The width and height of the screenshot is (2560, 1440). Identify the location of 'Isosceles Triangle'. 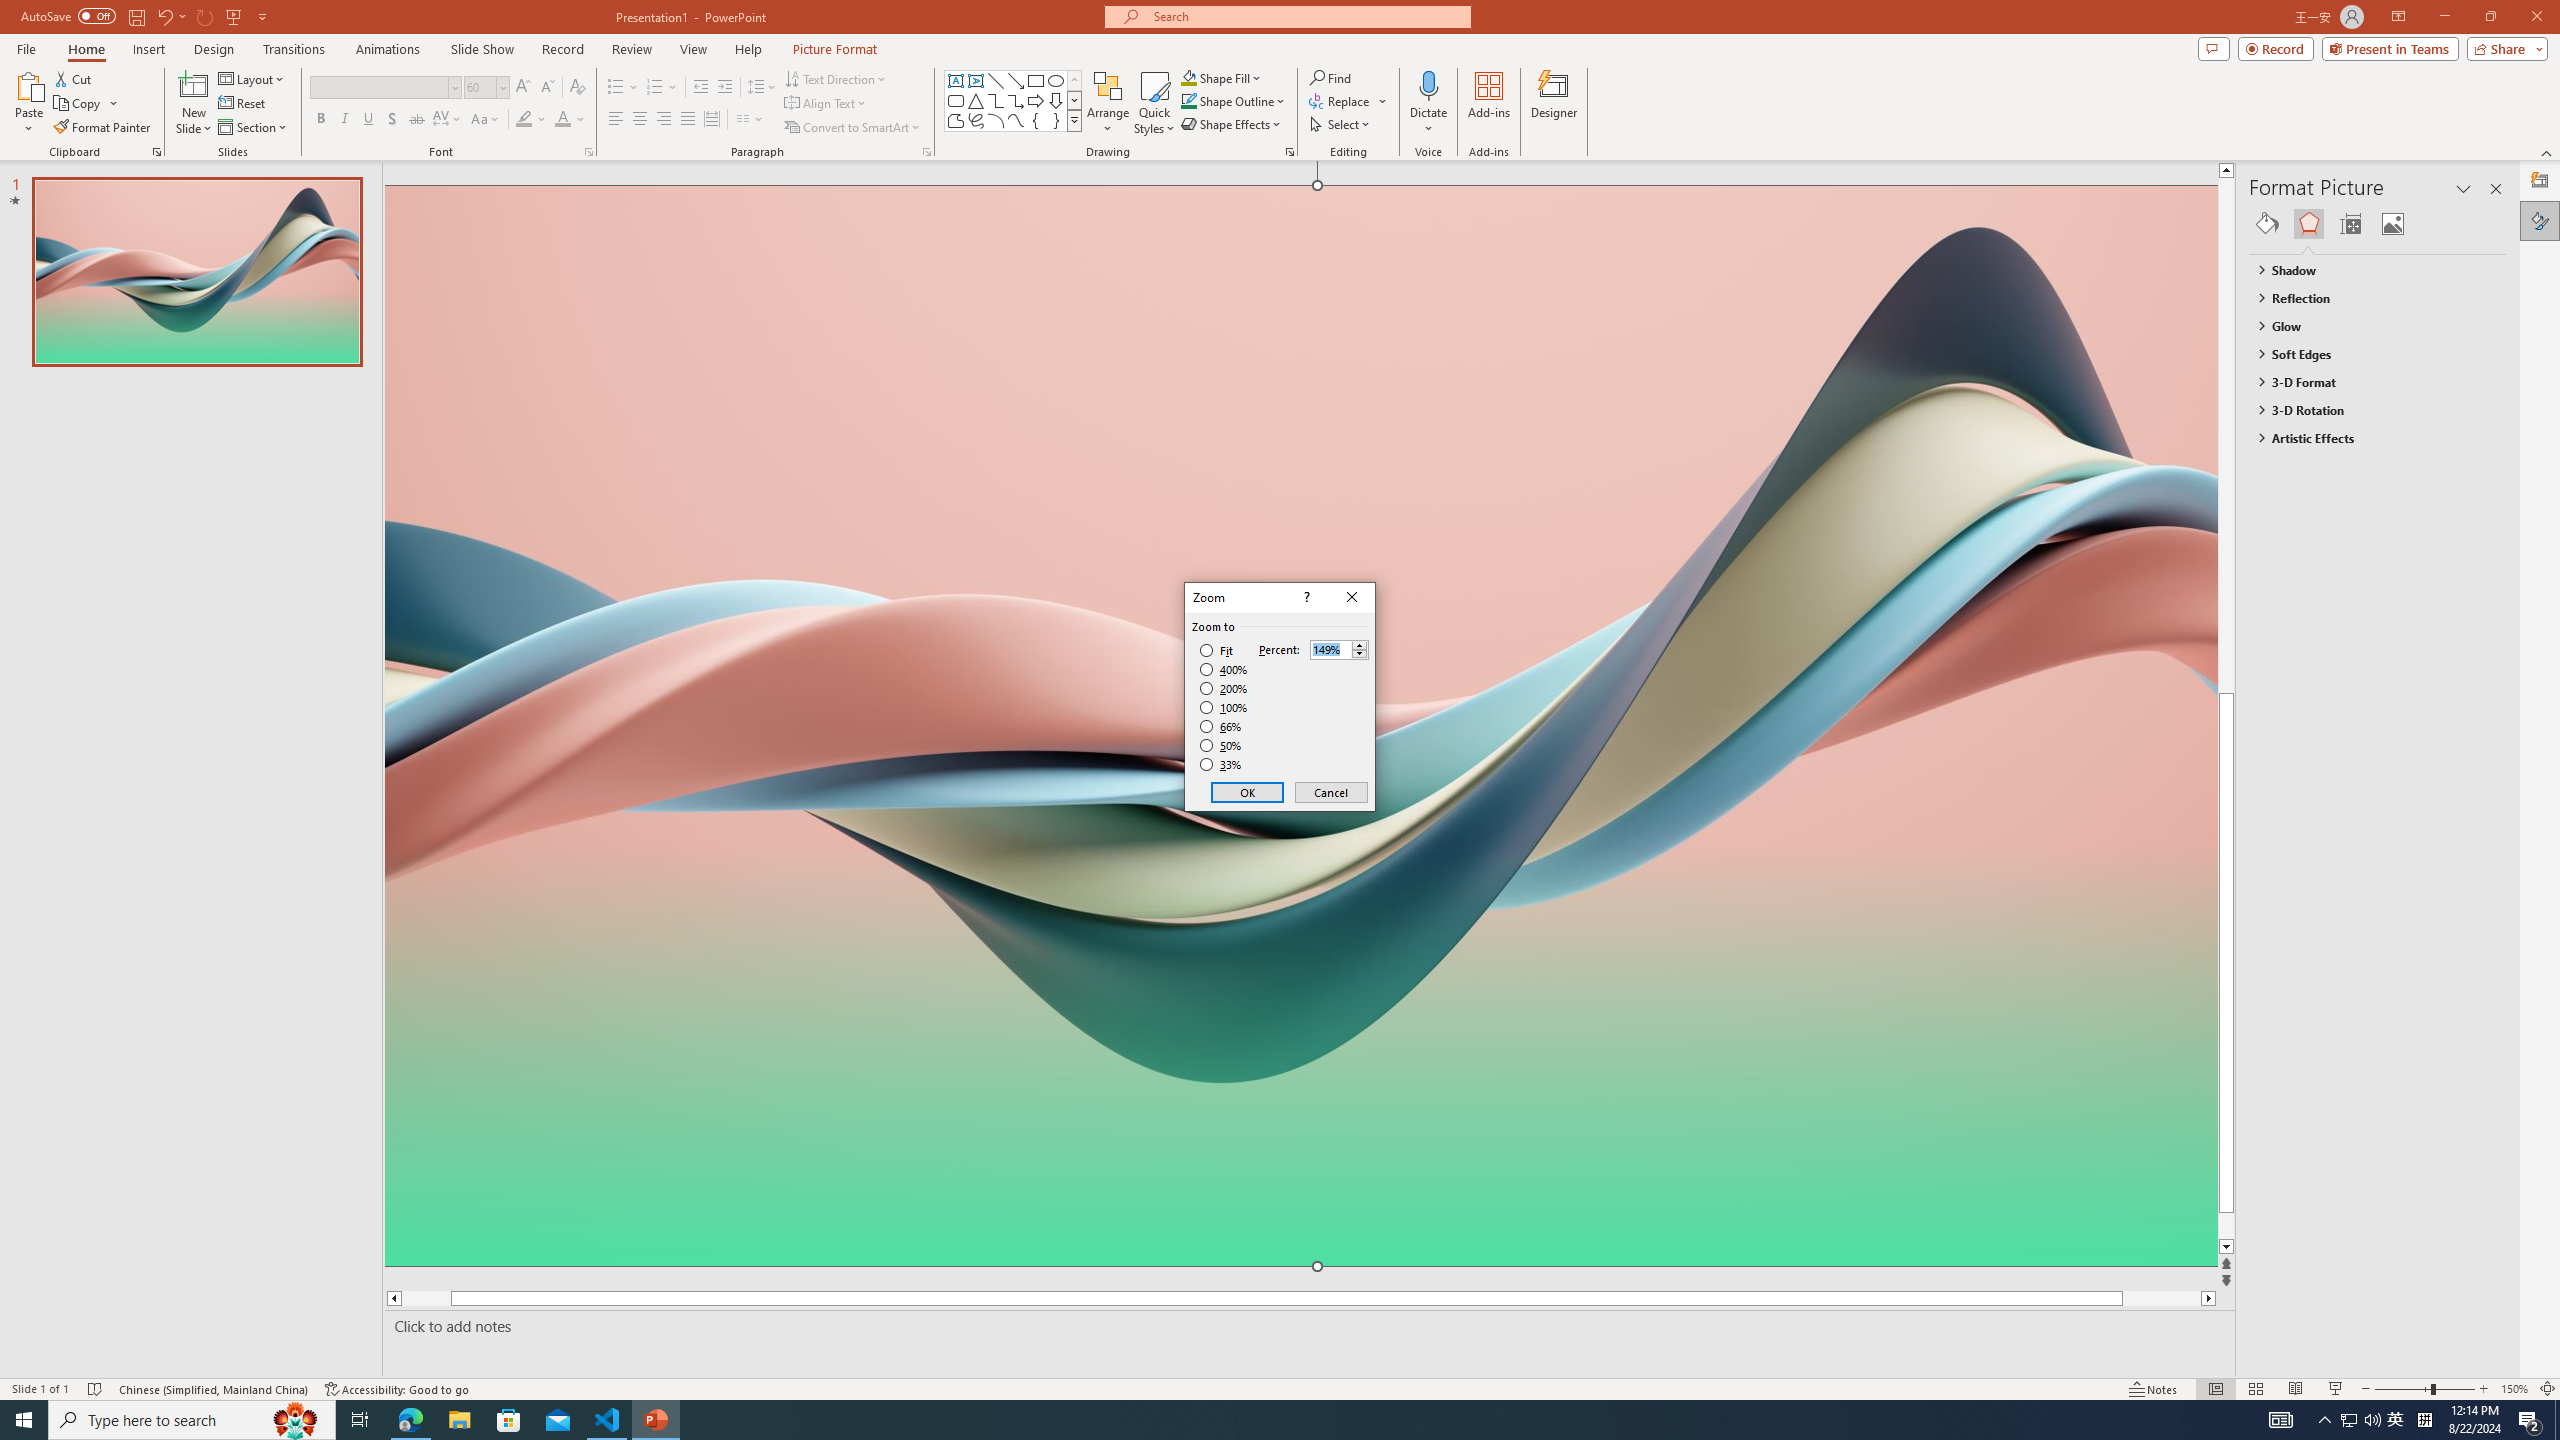
(974, 99).